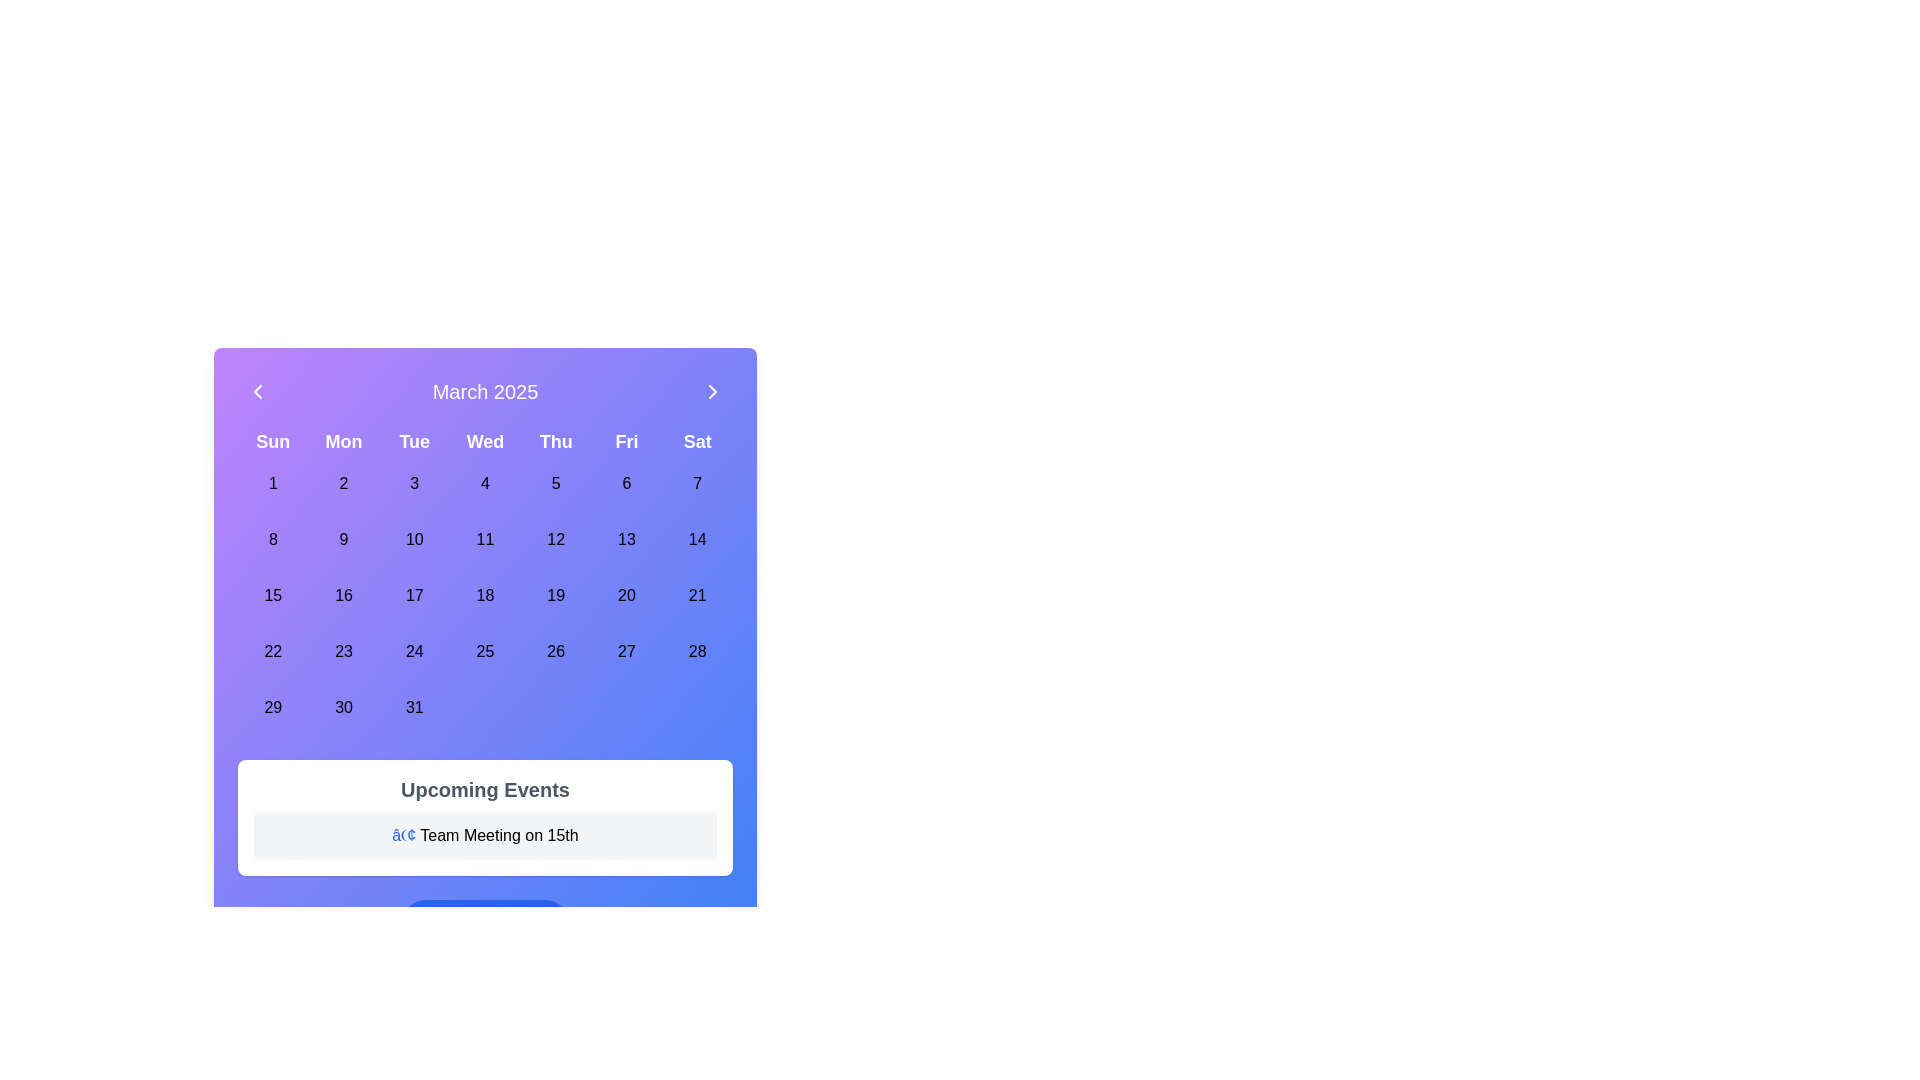 This screenshot has width=1920, height=1080. I want to click on the date button representing the 27th day of the month in the calendar grid, so click(625, 651).